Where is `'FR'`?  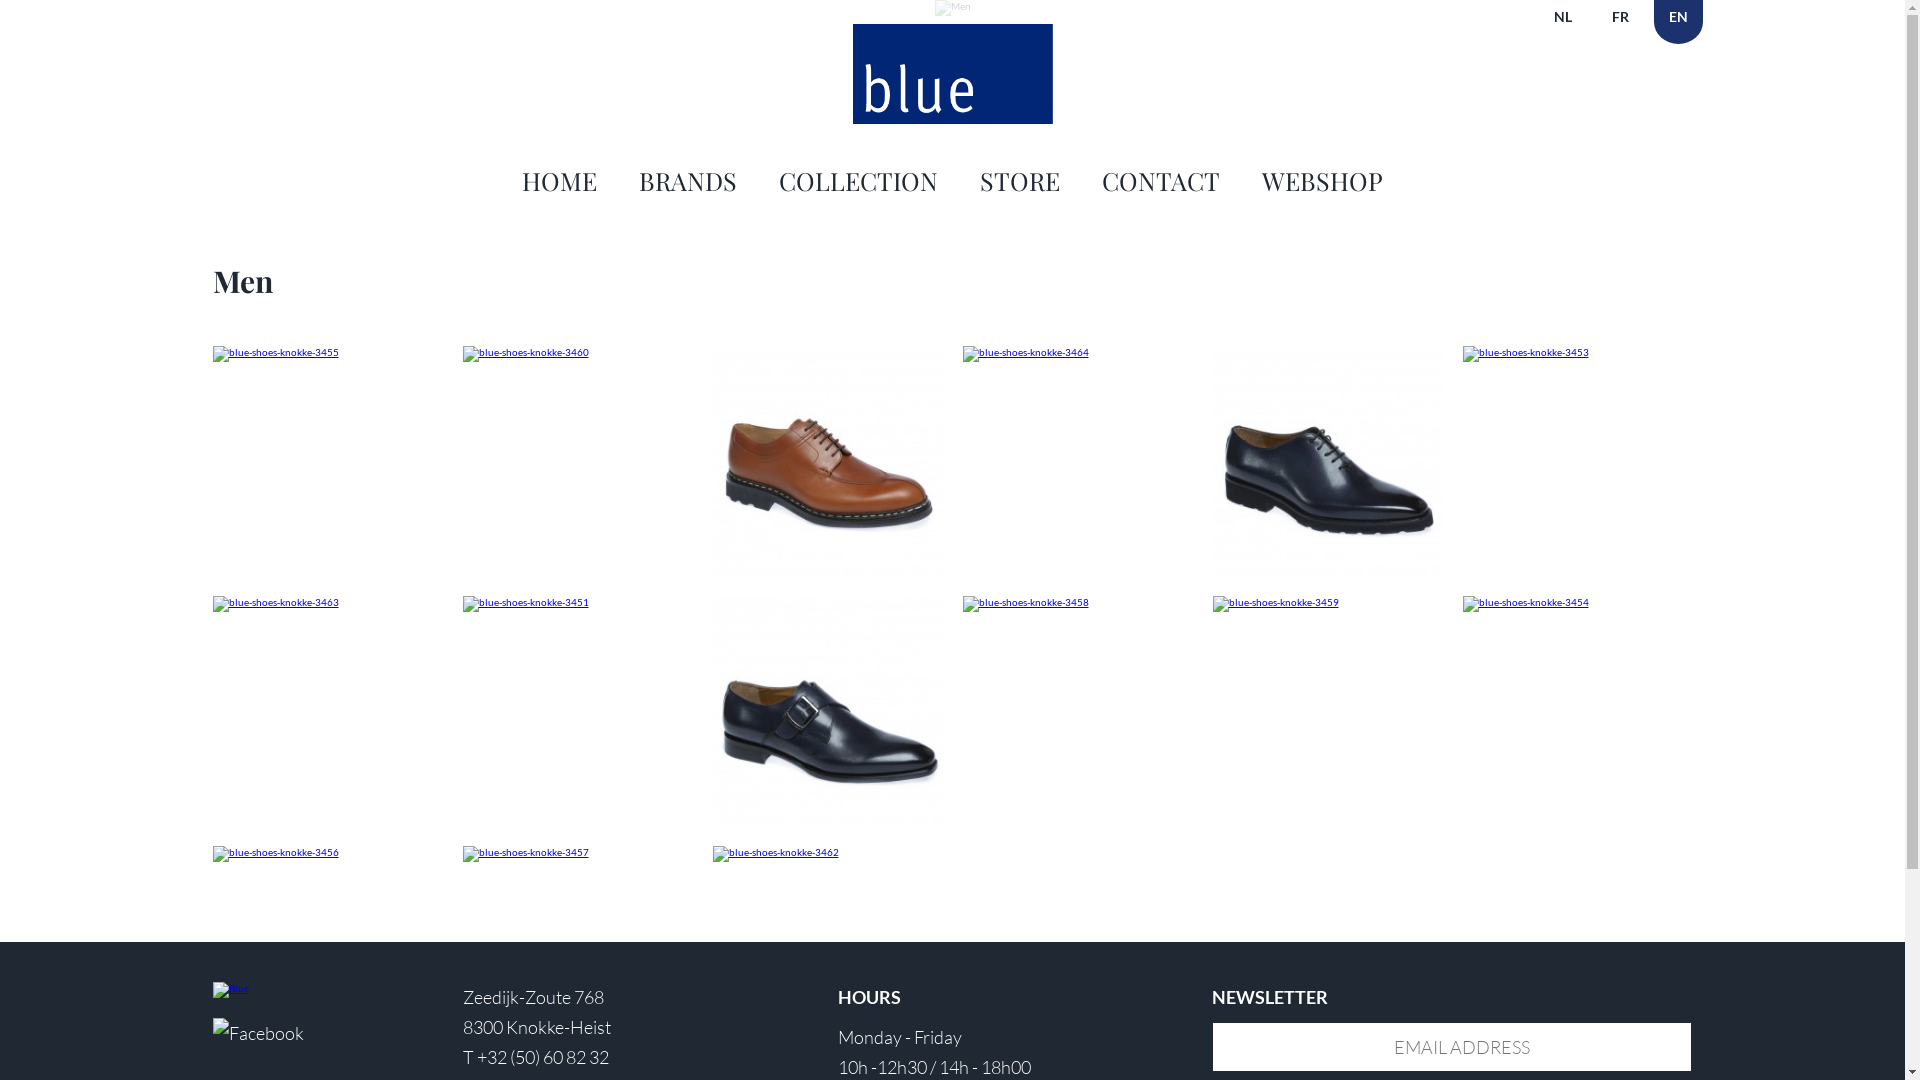 'FR' is located at coordinates (1619, 22).